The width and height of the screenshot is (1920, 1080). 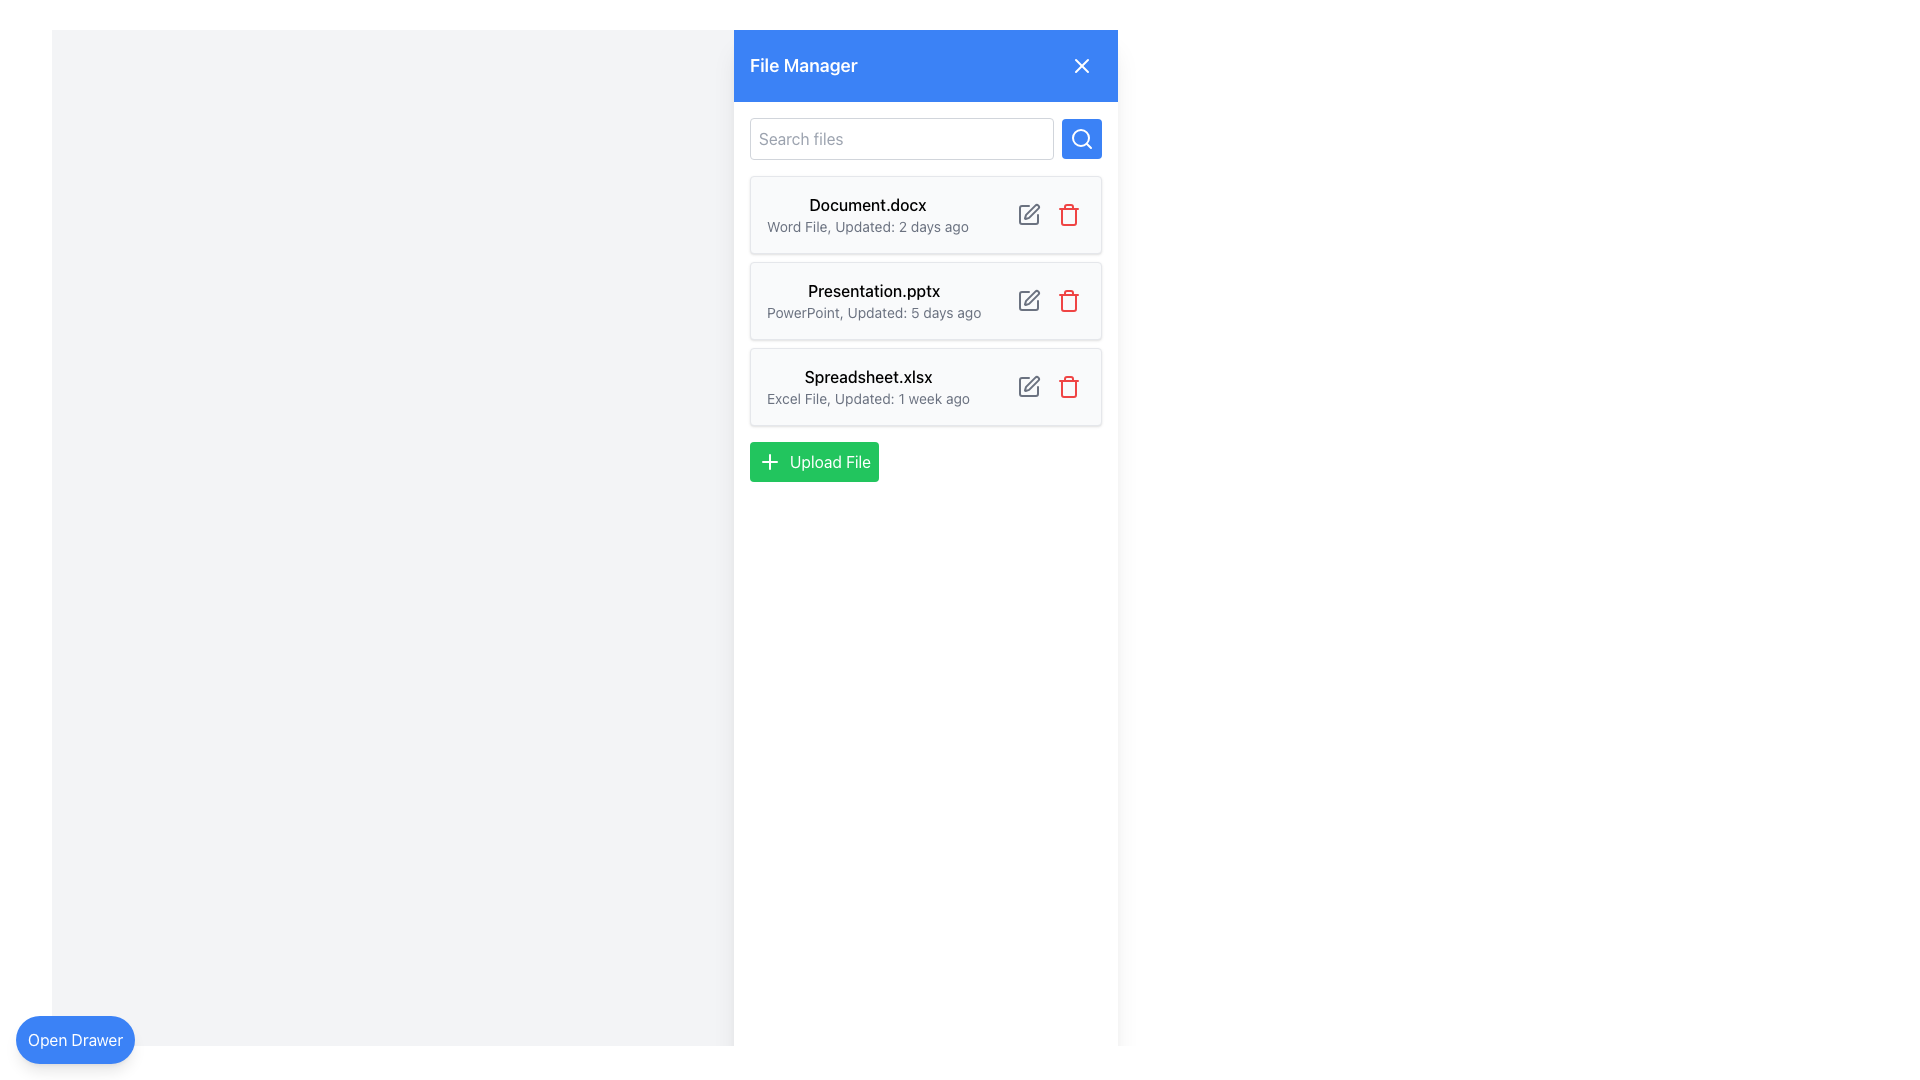 What do you see at coordinates (868, 226) in the screenshot?
I see `metadata displayed in the Text label showing 'Word File, Updated: 2 days ago', which is located below the title 'Document.docx' in the File Manager interface` at bounding box center [868, 226].